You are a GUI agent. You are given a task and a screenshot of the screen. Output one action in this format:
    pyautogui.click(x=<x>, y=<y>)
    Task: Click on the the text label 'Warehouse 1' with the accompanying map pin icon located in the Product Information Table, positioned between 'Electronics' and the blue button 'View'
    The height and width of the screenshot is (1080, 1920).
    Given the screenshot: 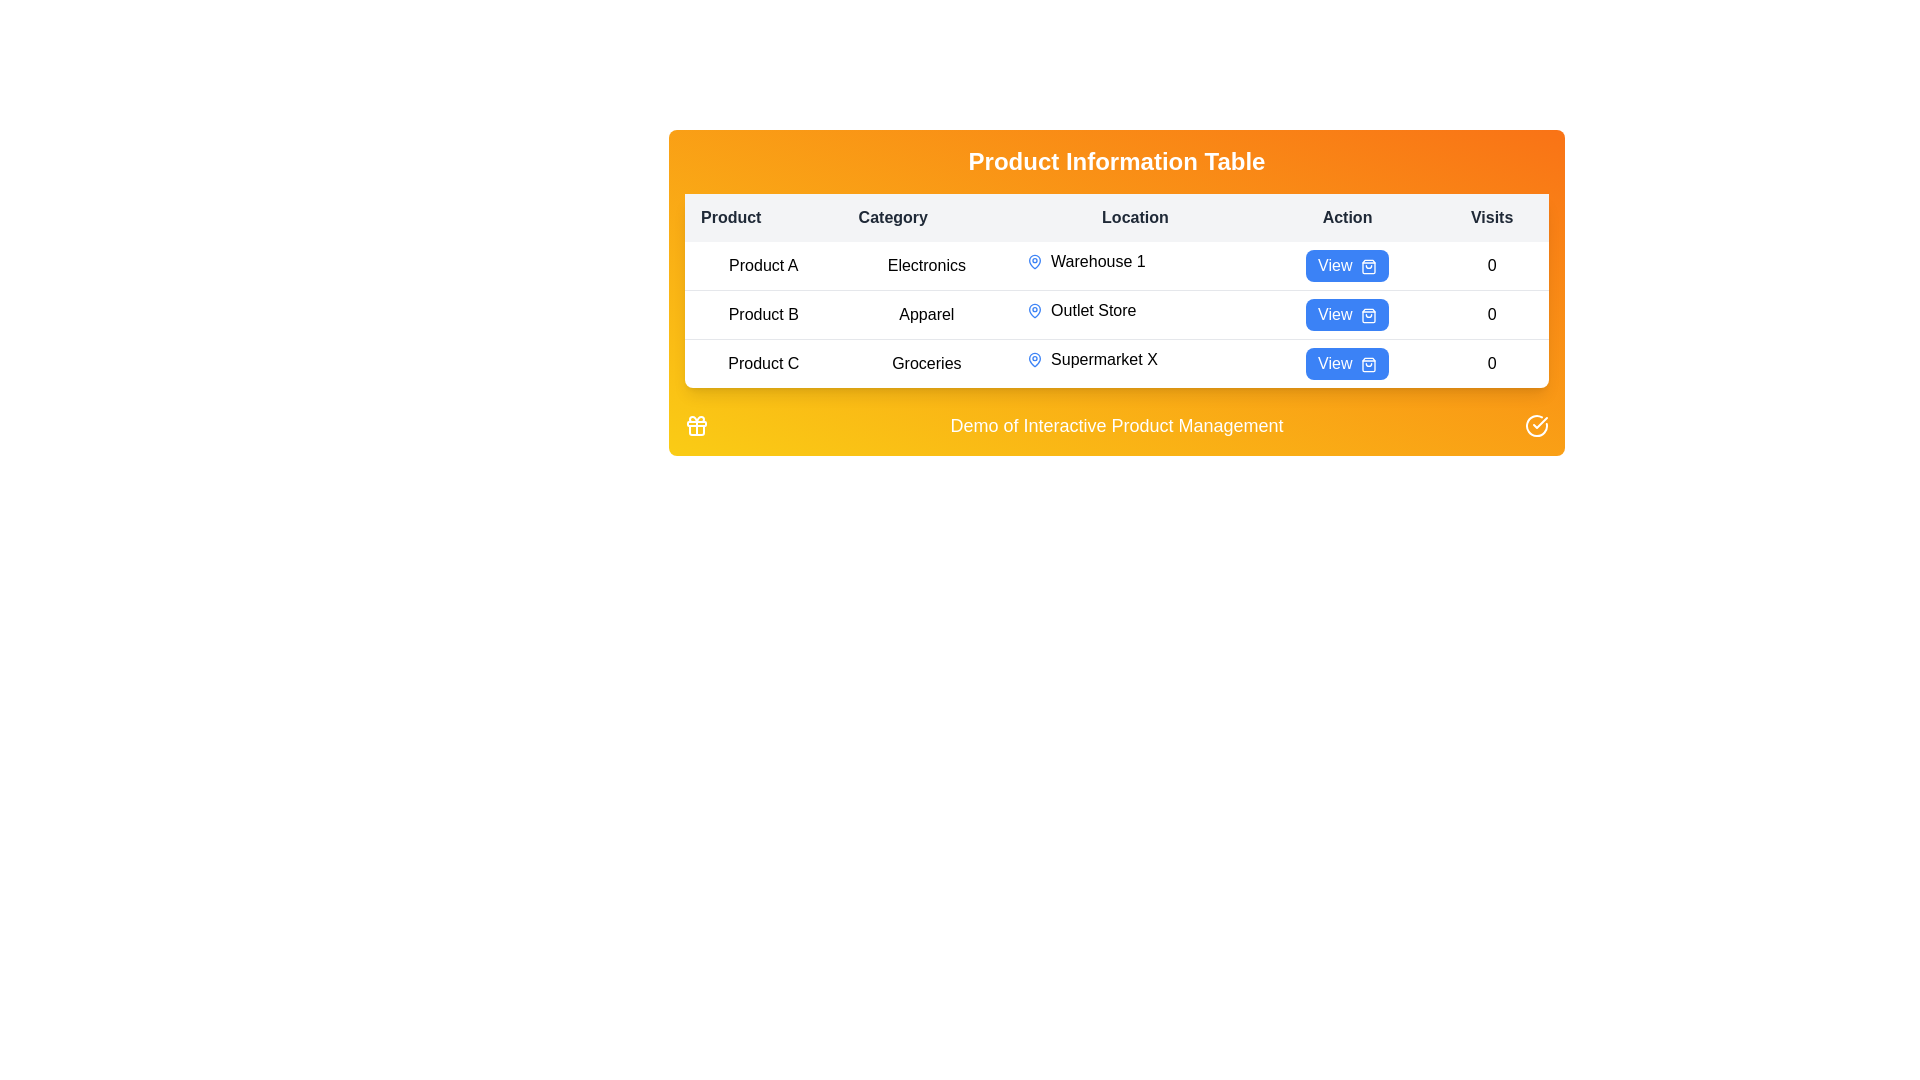 What is the action you would take?
    pyautogui.click(x=1135, y=261)
    